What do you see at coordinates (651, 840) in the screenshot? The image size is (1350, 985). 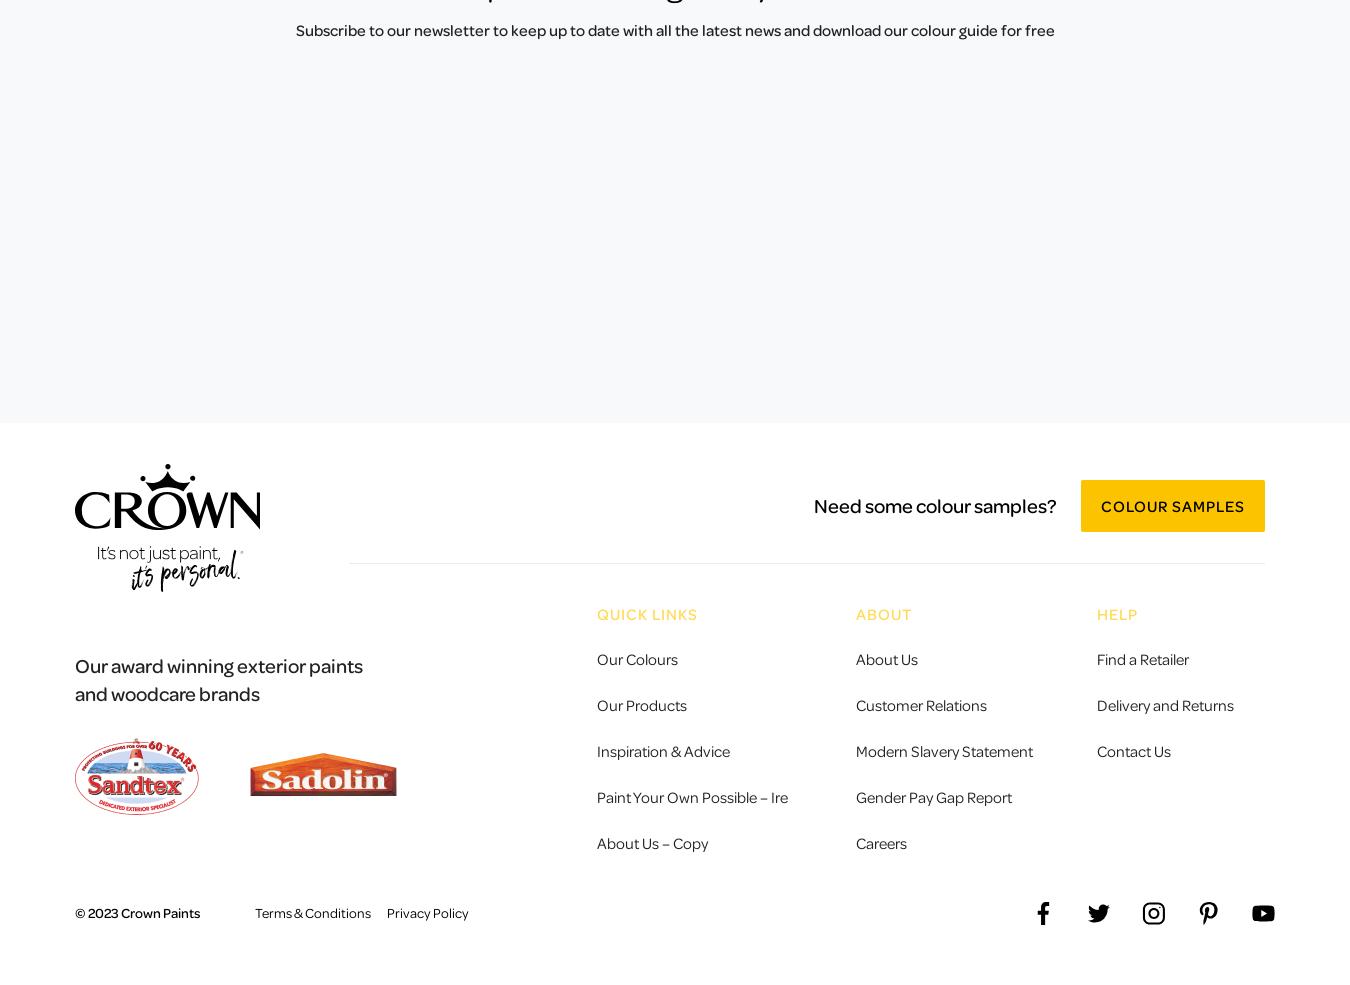 I see `'About Us – Copy'` at bounding box center [651, 840].